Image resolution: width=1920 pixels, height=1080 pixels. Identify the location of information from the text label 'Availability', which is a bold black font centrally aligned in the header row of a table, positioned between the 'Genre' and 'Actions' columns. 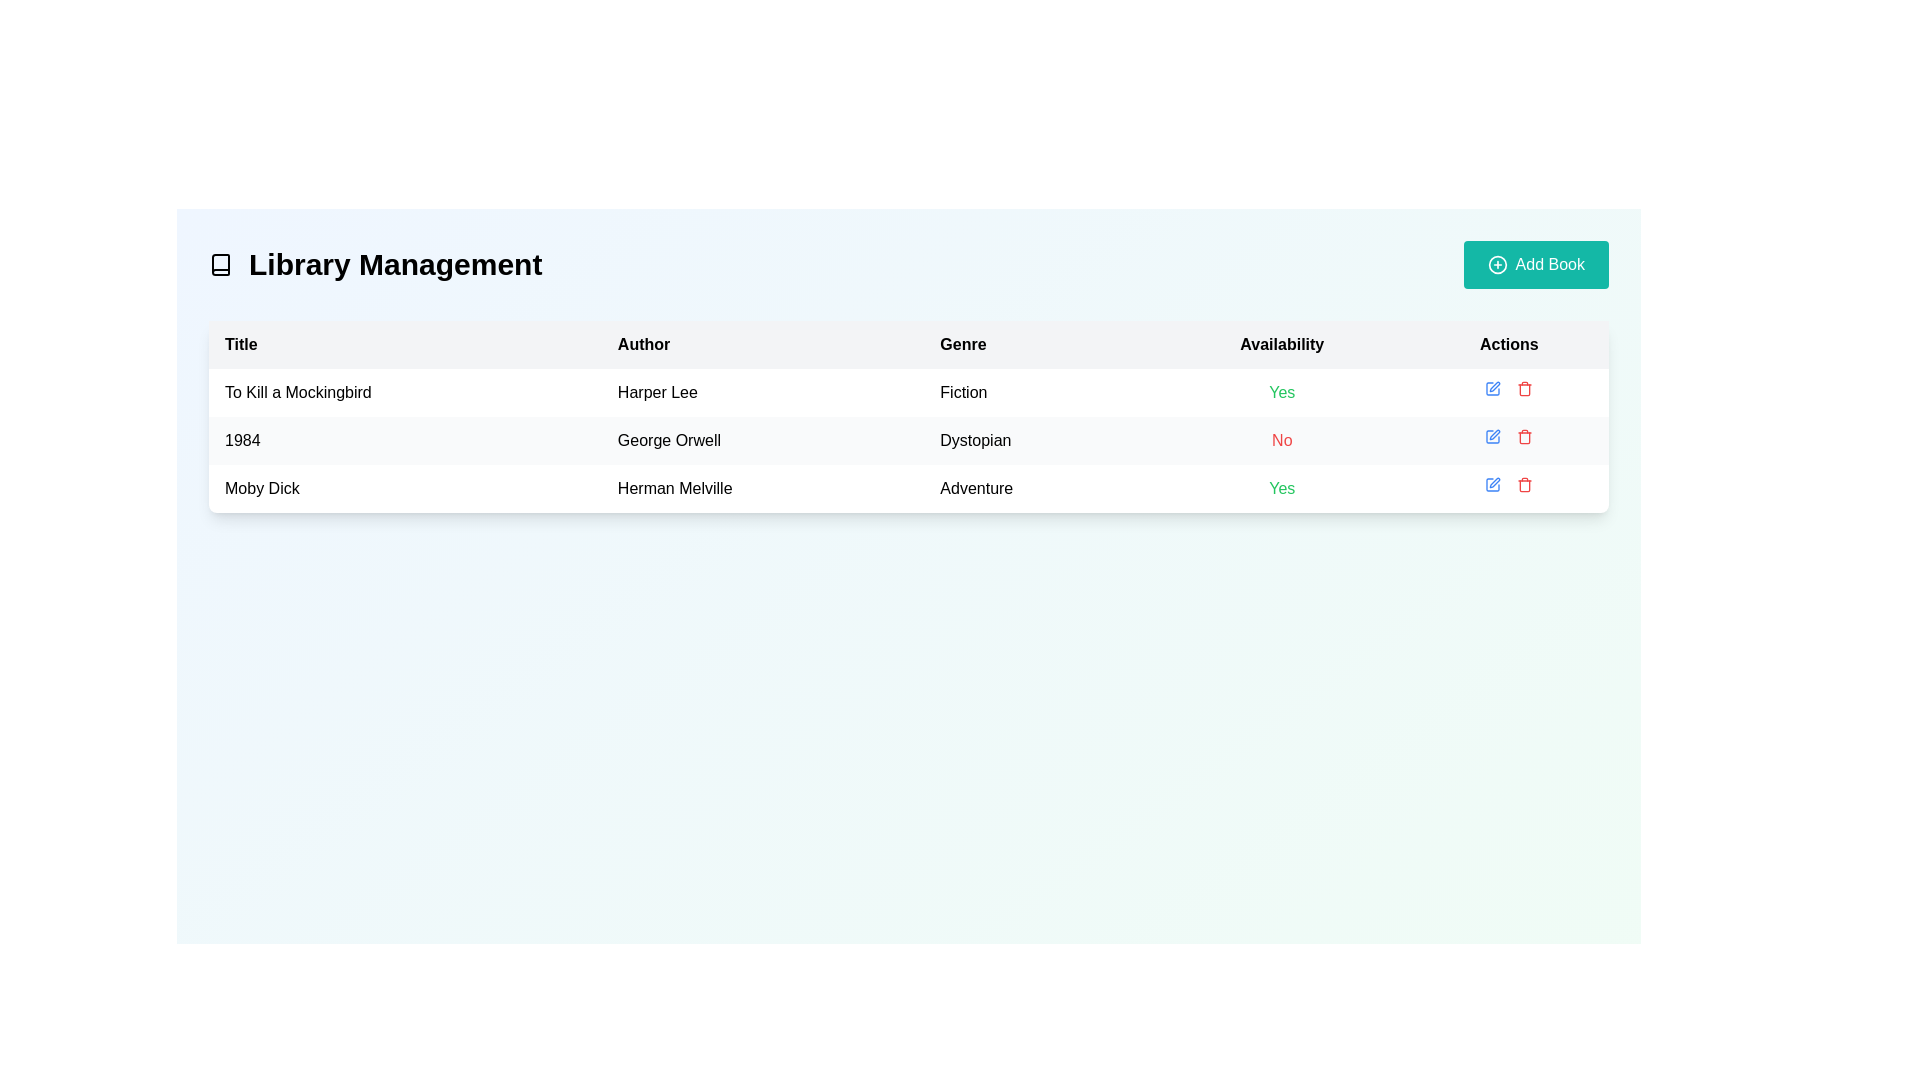
(1282, 343).